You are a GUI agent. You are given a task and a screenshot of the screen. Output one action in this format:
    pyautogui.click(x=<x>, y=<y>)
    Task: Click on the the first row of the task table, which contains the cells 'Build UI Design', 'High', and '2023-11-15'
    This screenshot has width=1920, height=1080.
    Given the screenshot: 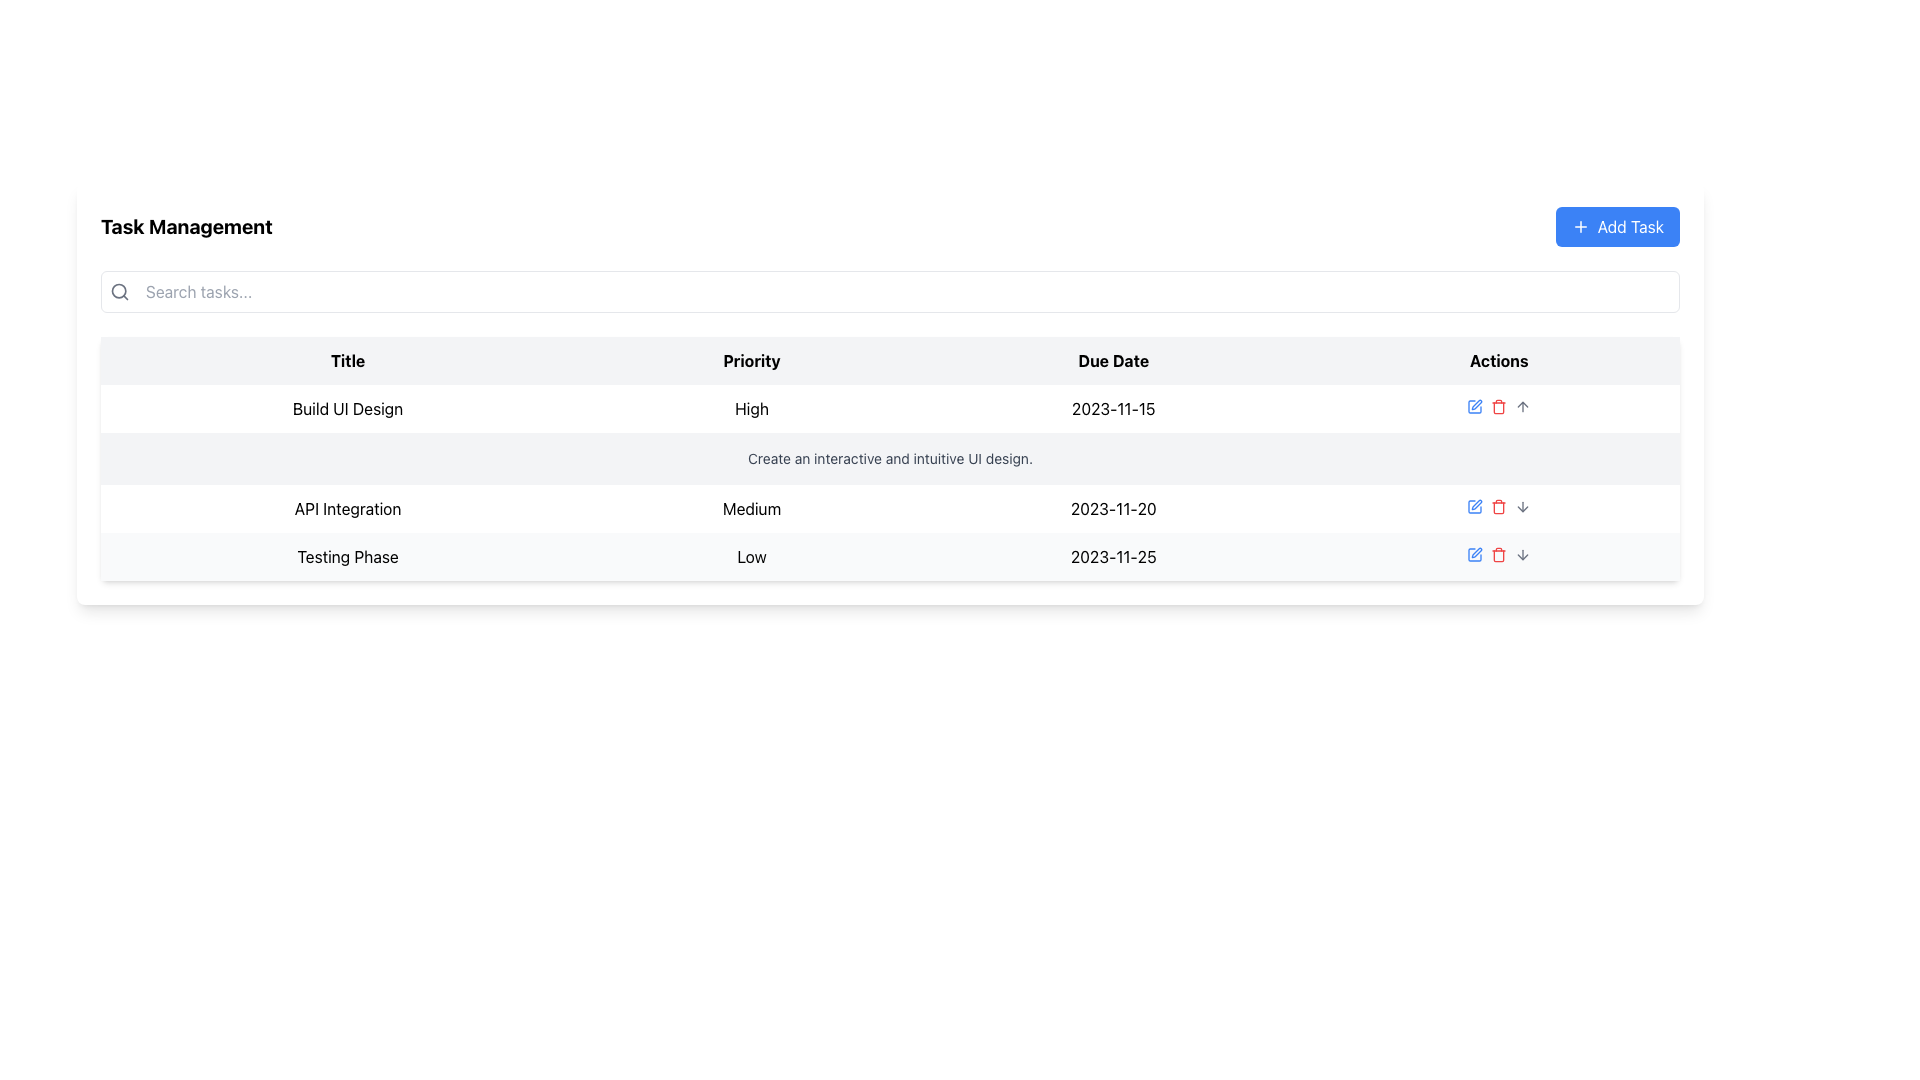 What is the action you would take?
    pyautogui.click(x=889, y=407)
    